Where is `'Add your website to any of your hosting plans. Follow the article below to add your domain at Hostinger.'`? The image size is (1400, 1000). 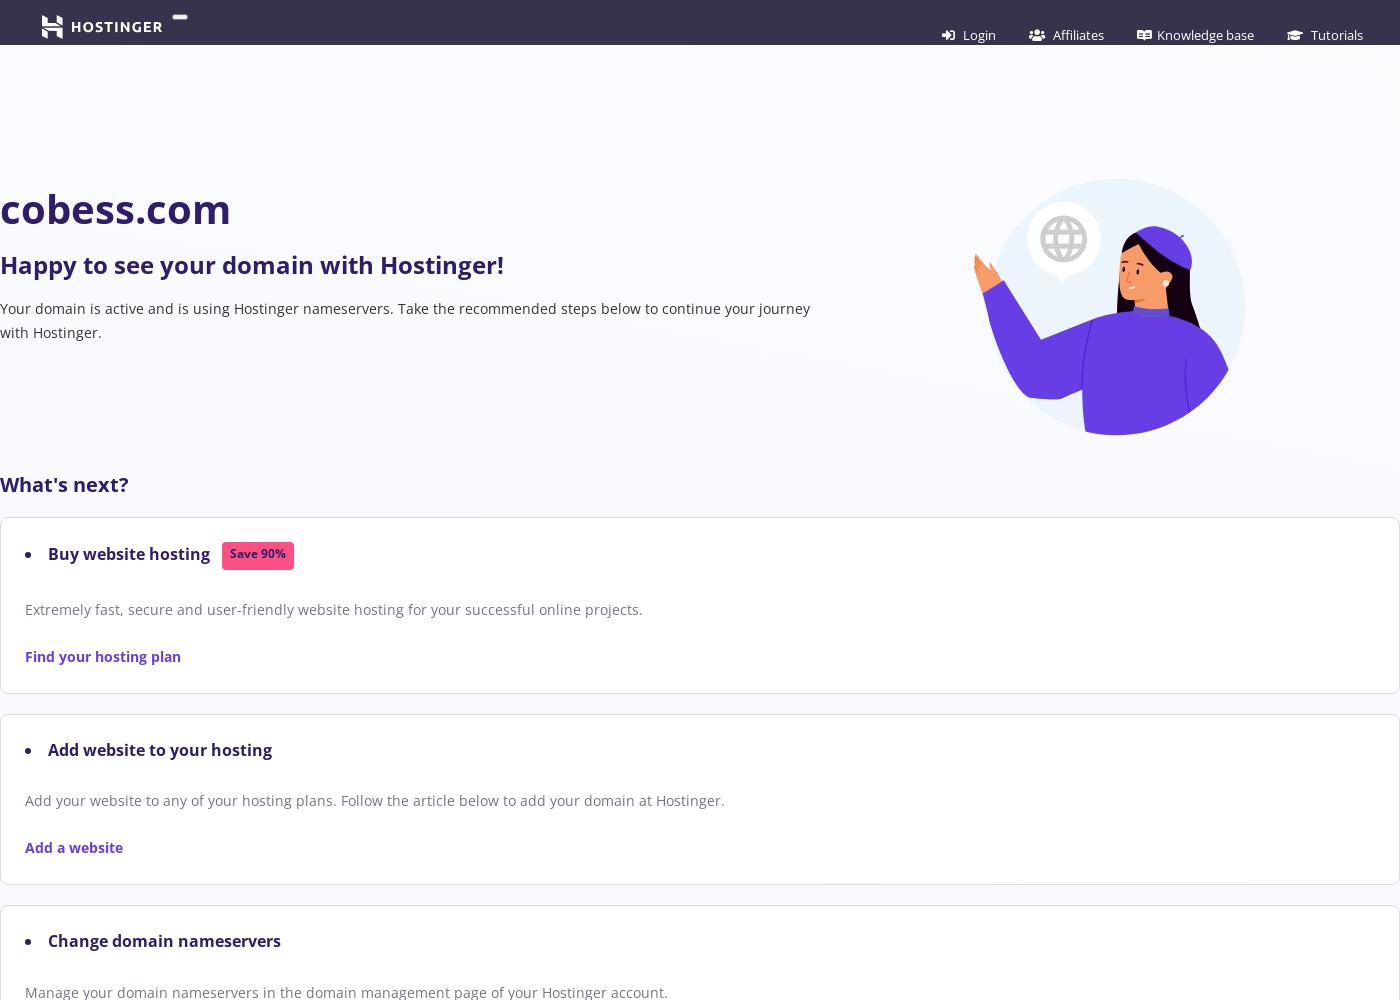 'Add your website to any of your hosting plans. Follow the article below to add your domain at Hostinger.' is located at coordinates (375, 800).